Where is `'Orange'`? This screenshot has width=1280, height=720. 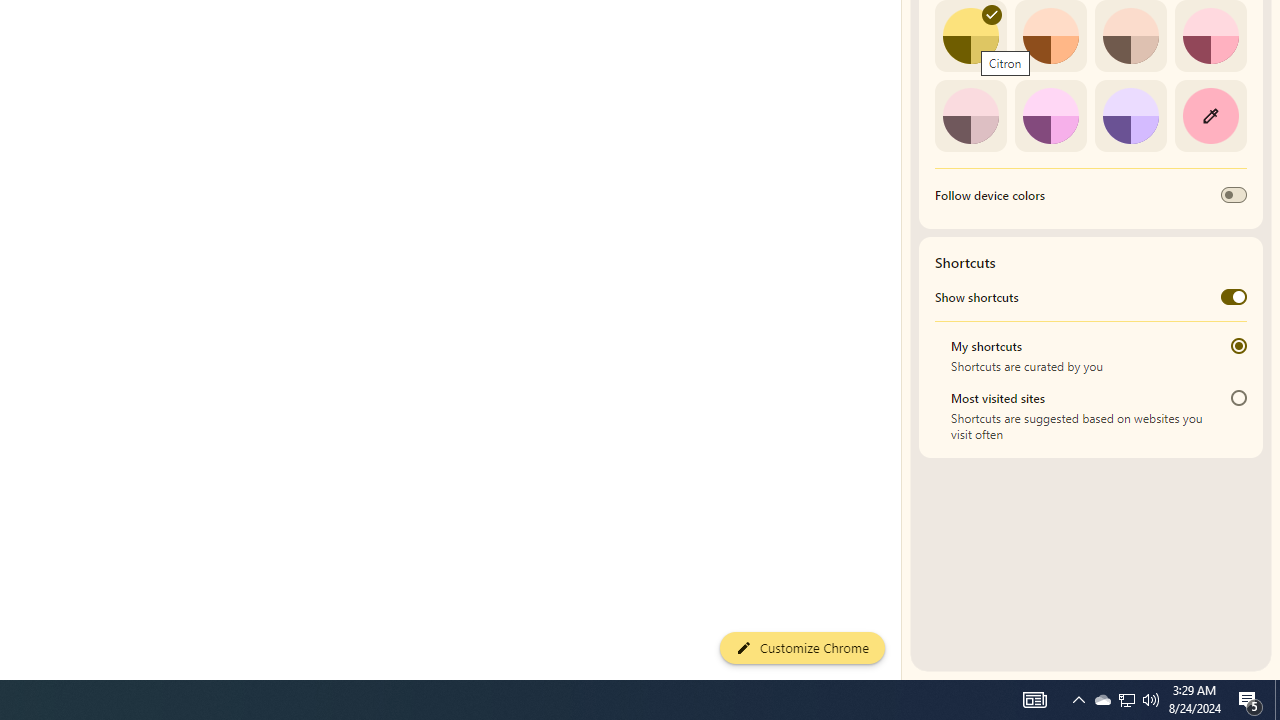
'Orange' is located at coordinates (1049, 36).